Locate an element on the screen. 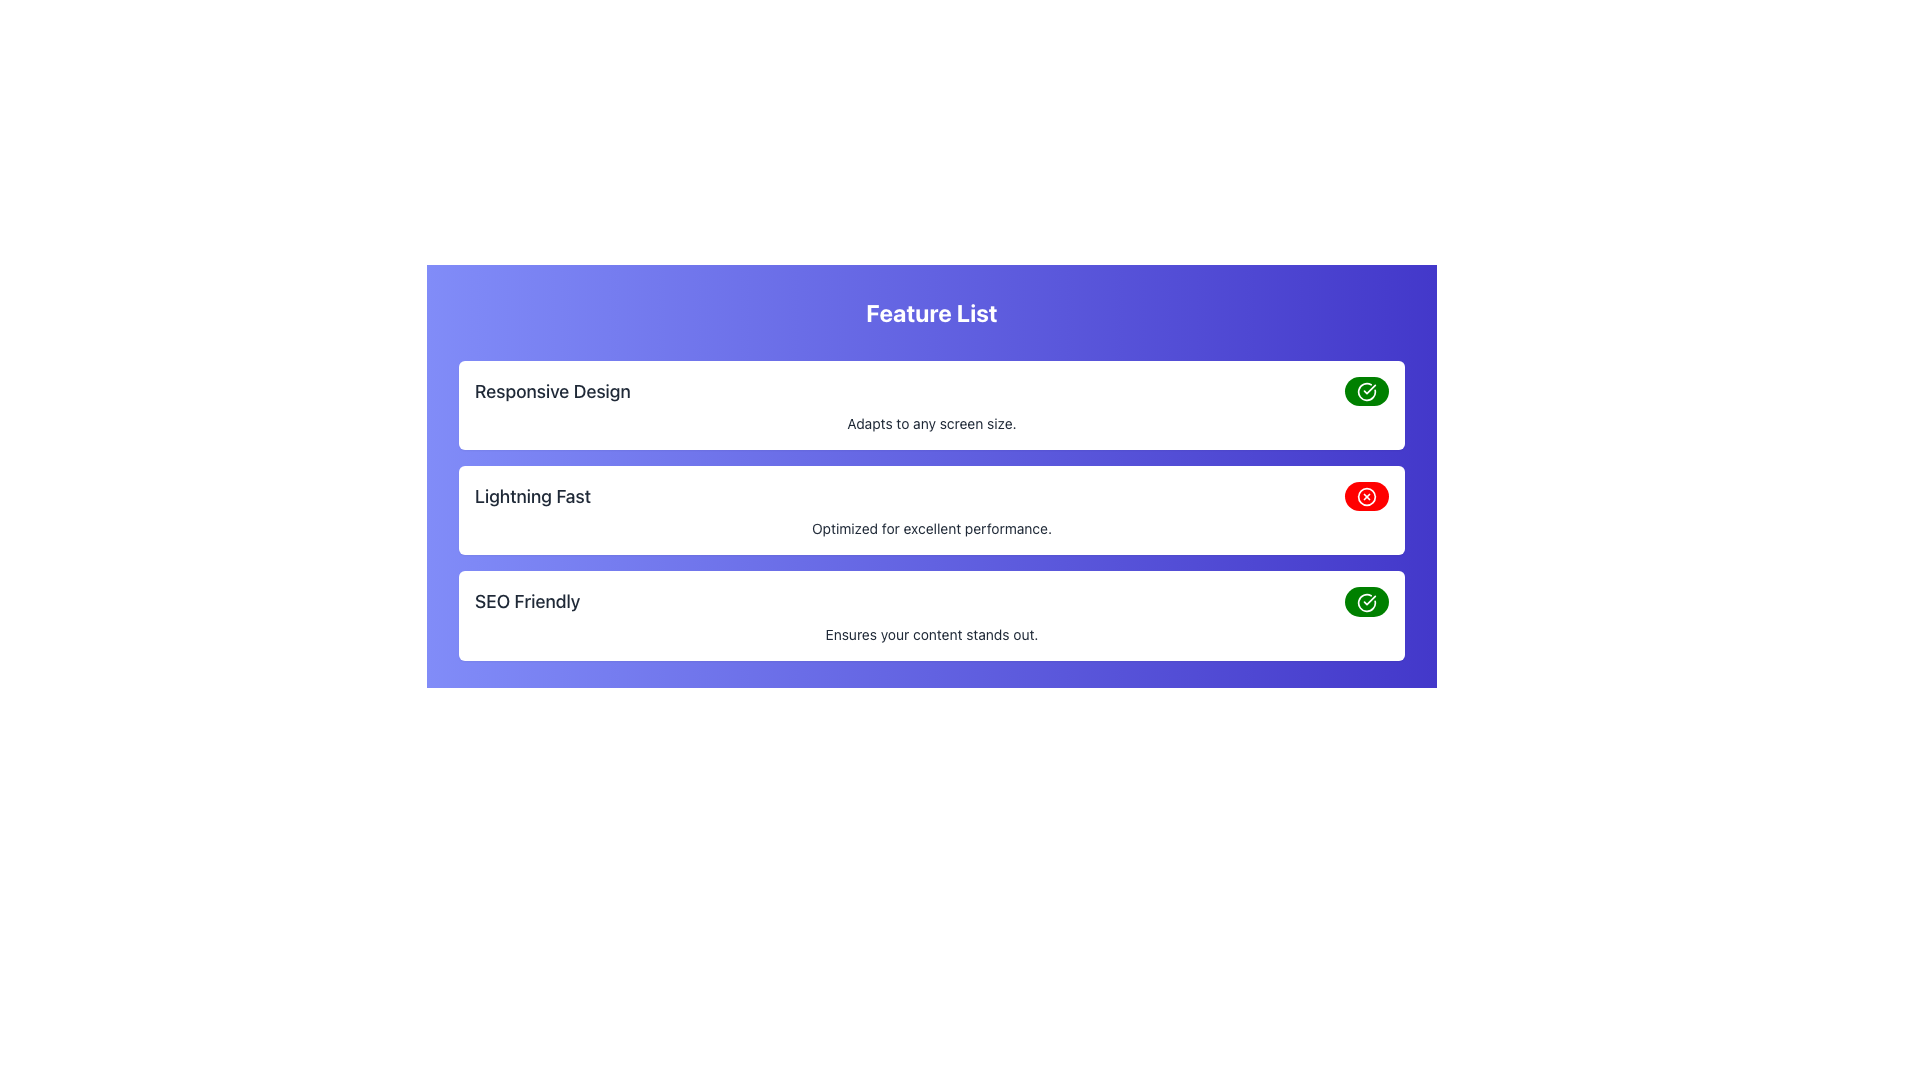 The image size is (1920, 1080). the Indicator icon representing a 'negative' or 'inactive' state located on the right side of the second row next to the text 'Lightning Fast' is located at coordinates (1366, 496).